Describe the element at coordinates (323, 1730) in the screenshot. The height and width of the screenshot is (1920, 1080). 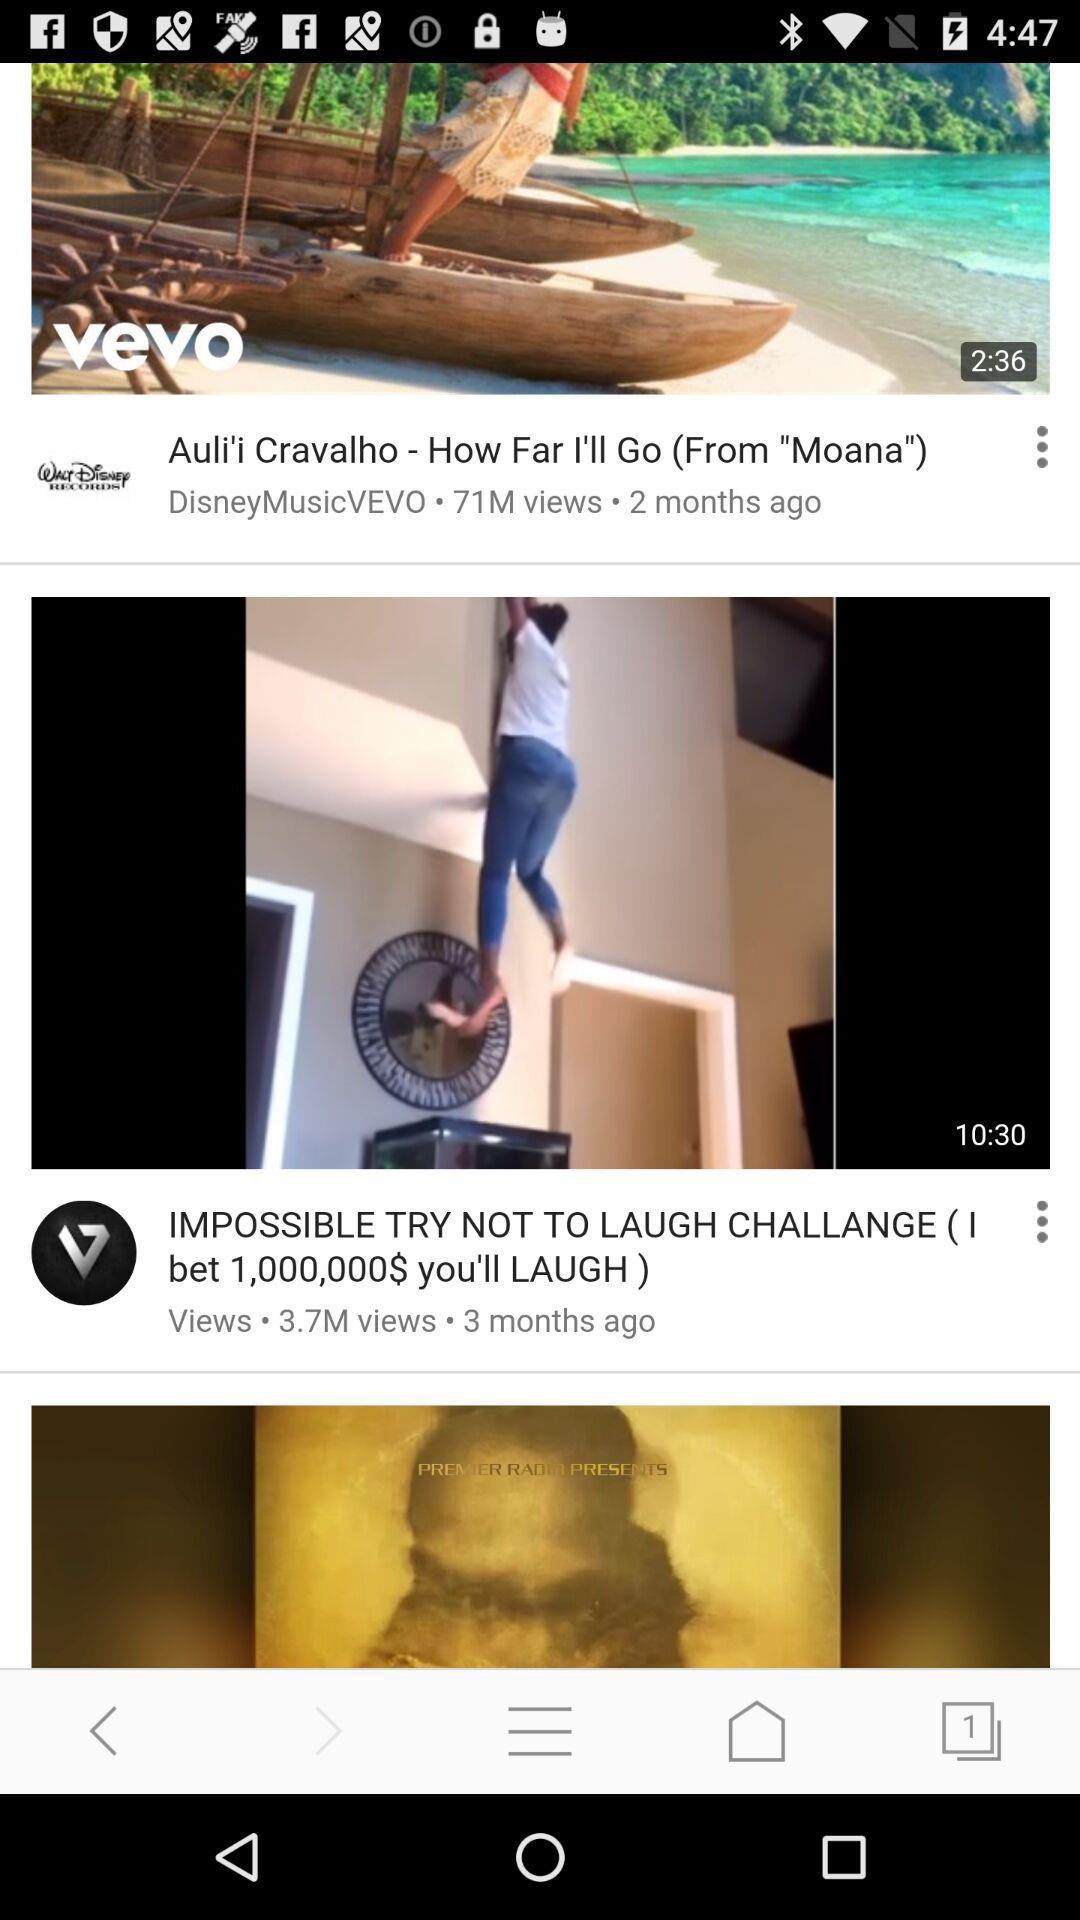
I see `proceed to next` at that location.